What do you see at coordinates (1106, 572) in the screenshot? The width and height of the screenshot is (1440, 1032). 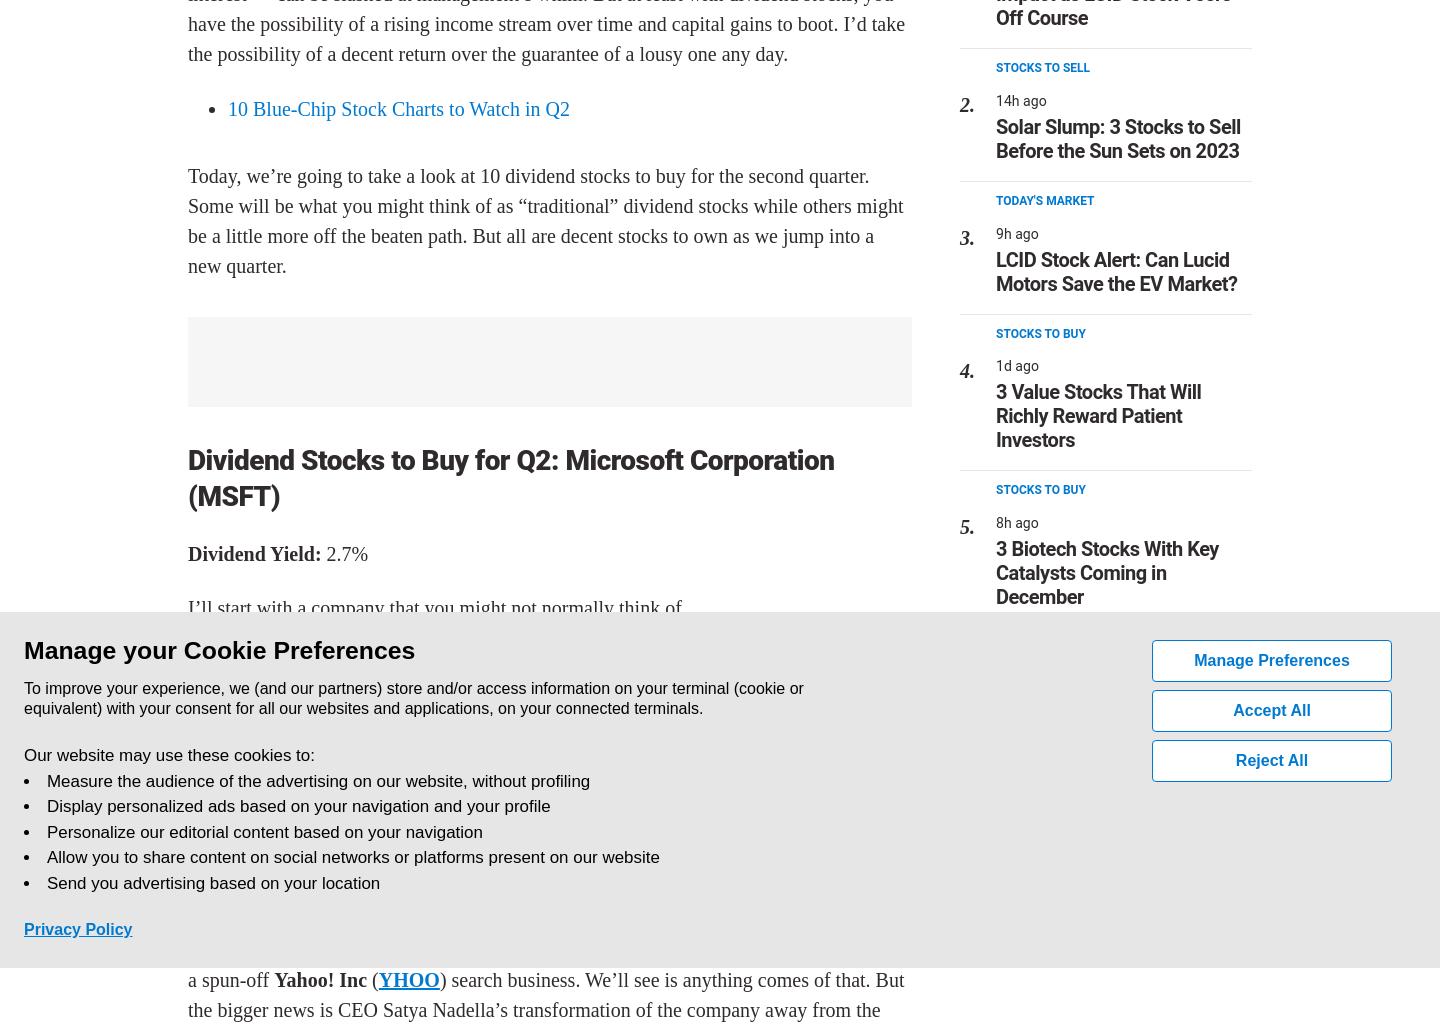 I see `'3 Biotech Stocks With Key Catalysts Coming in December'` at bounding box center [1106, 572].